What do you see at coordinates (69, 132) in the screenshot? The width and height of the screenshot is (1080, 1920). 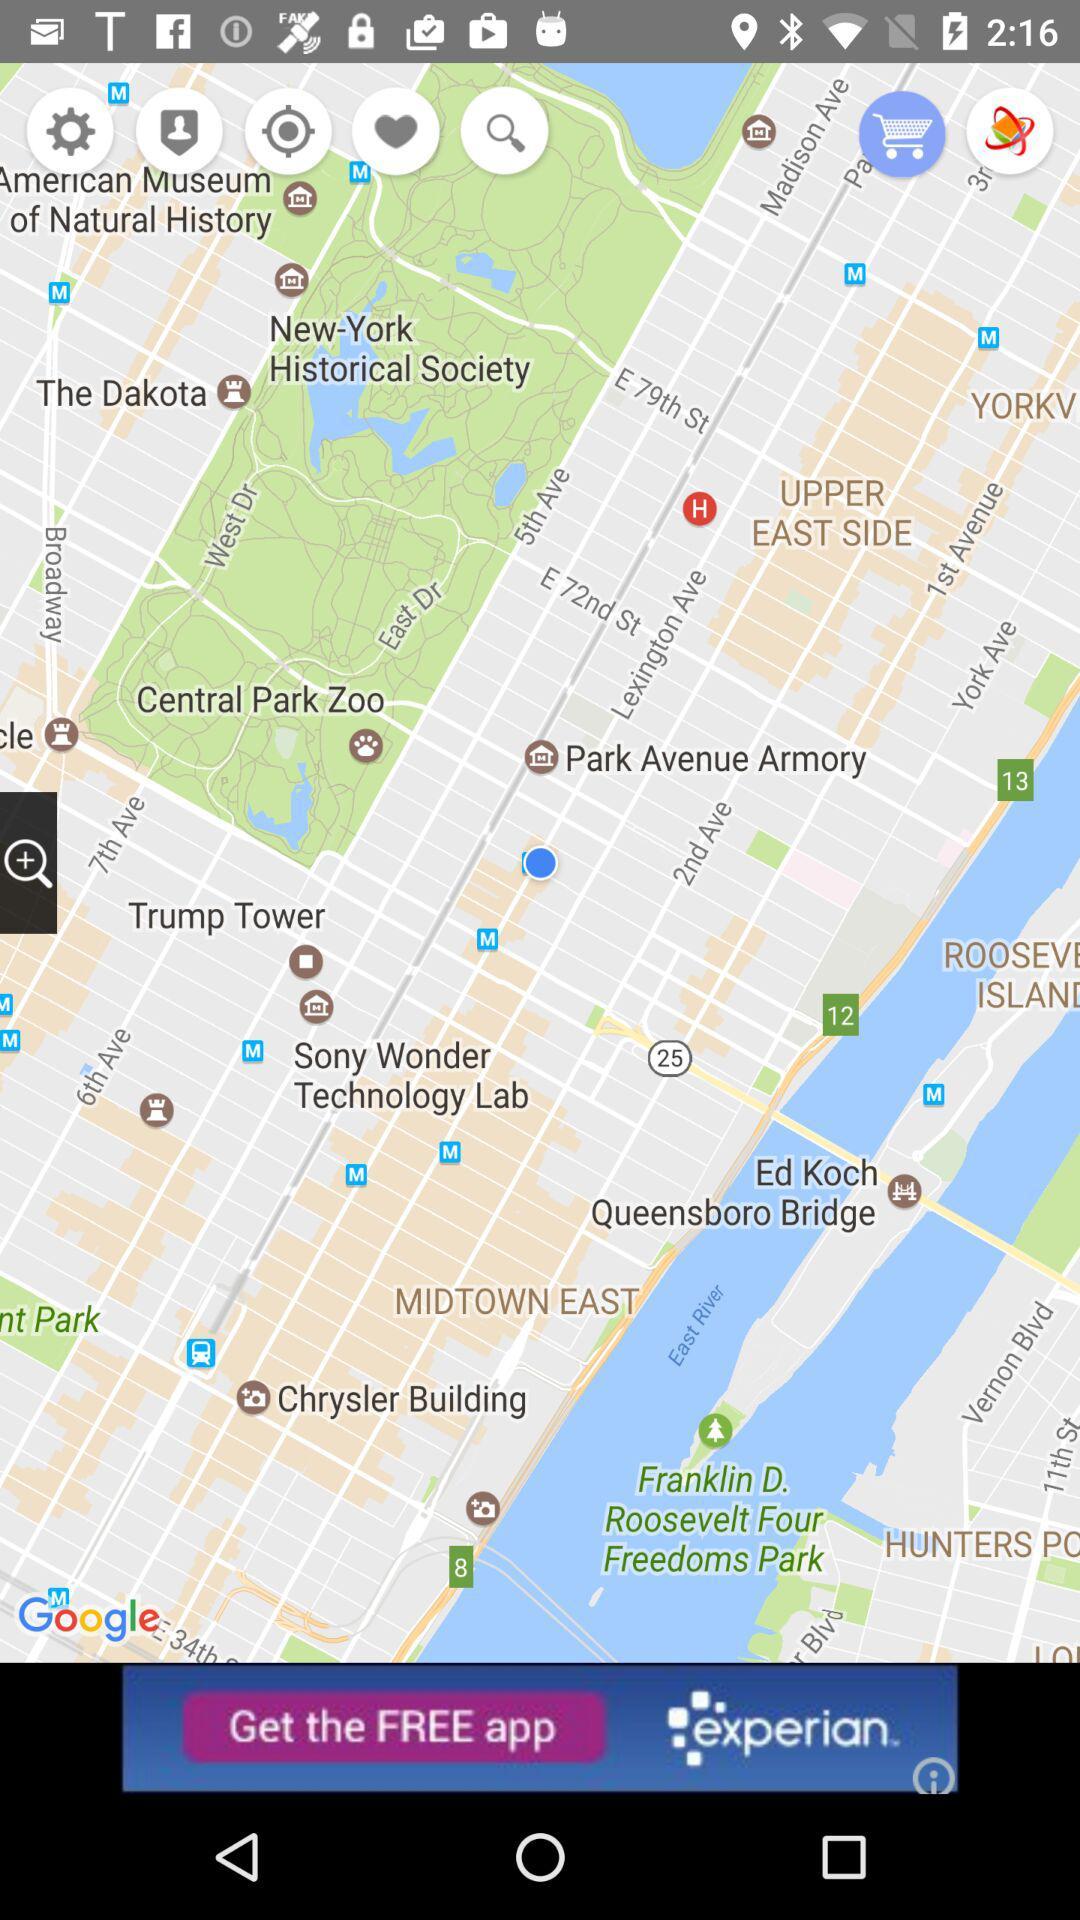 I see `options and settings for map` at bounding box center [69, 132].